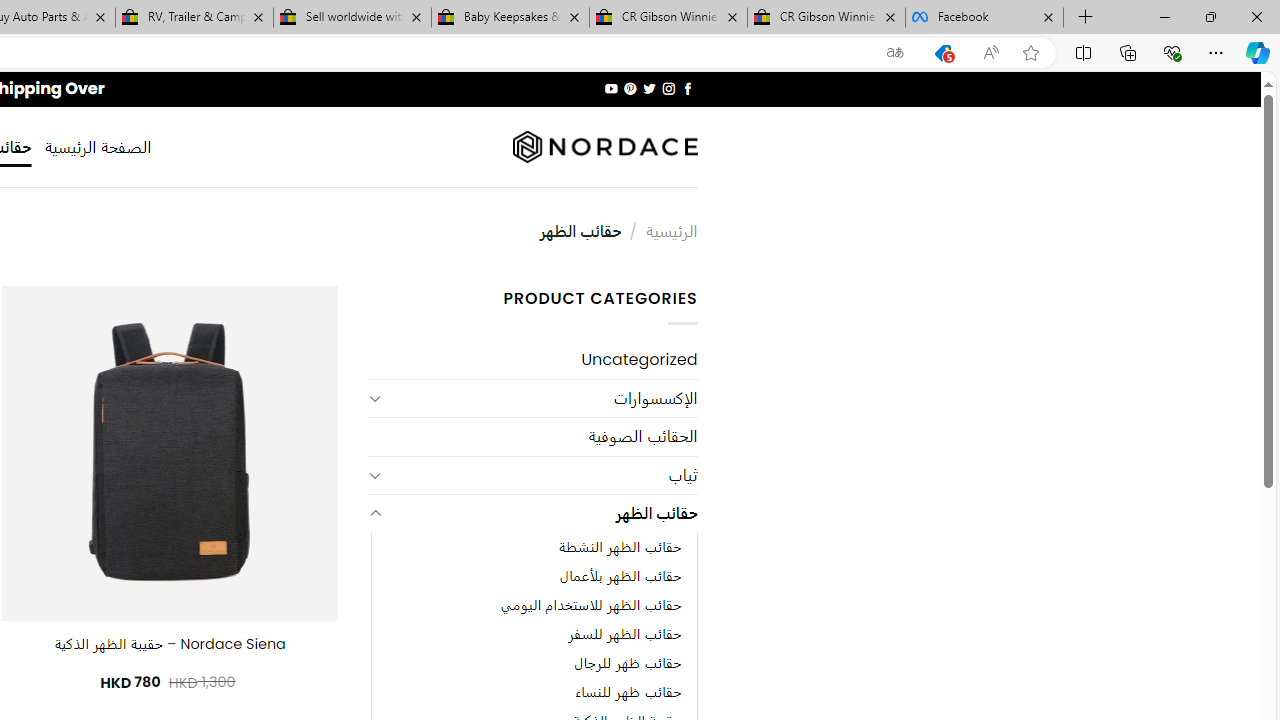 Image resolution: width=1280 pixels, height=720 pixels. What do you see at coordinates (668, 88) in the screenshot?
I see `'Follow on Instagram'` at bounding box center [668, 88].